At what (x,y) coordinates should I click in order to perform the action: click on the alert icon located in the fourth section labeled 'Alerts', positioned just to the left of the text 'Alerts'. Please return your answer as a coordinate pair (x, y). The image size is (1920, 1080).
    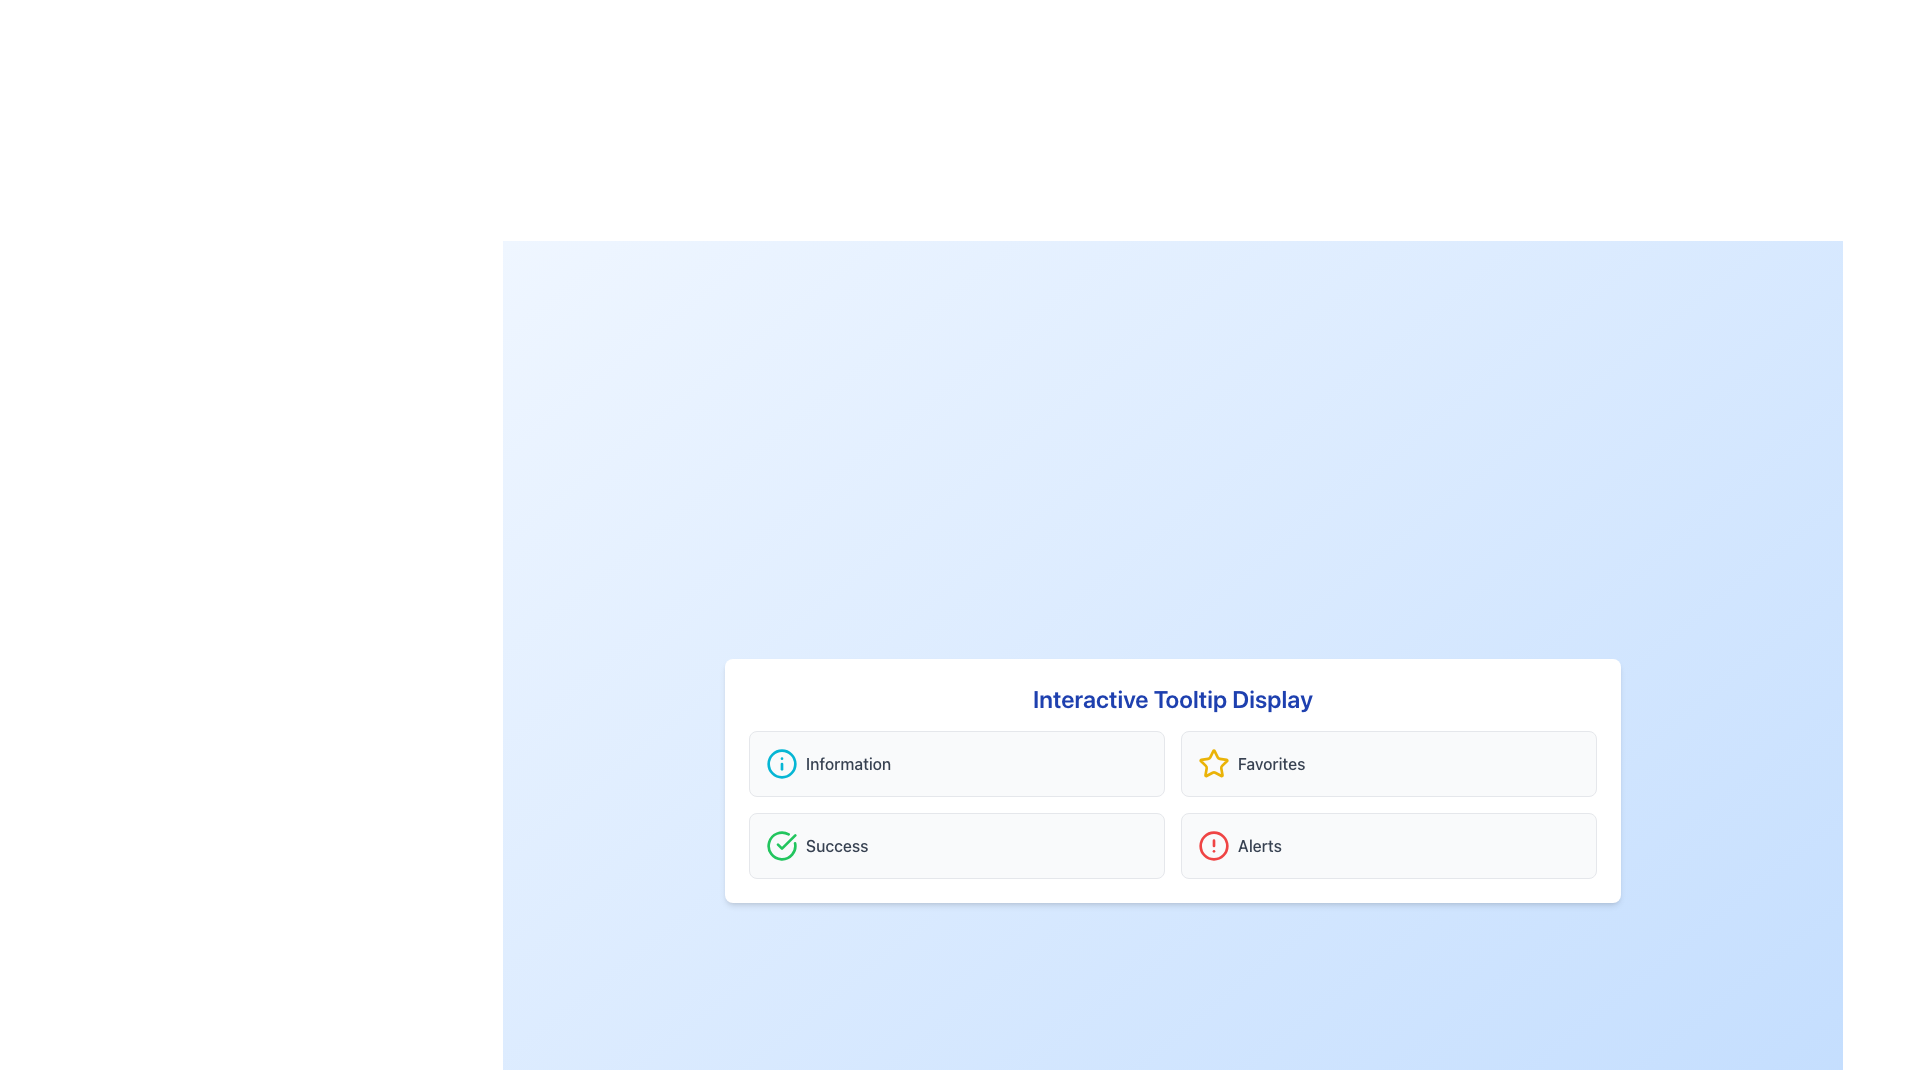
    Looking at the image, I should click on (1213, 845).